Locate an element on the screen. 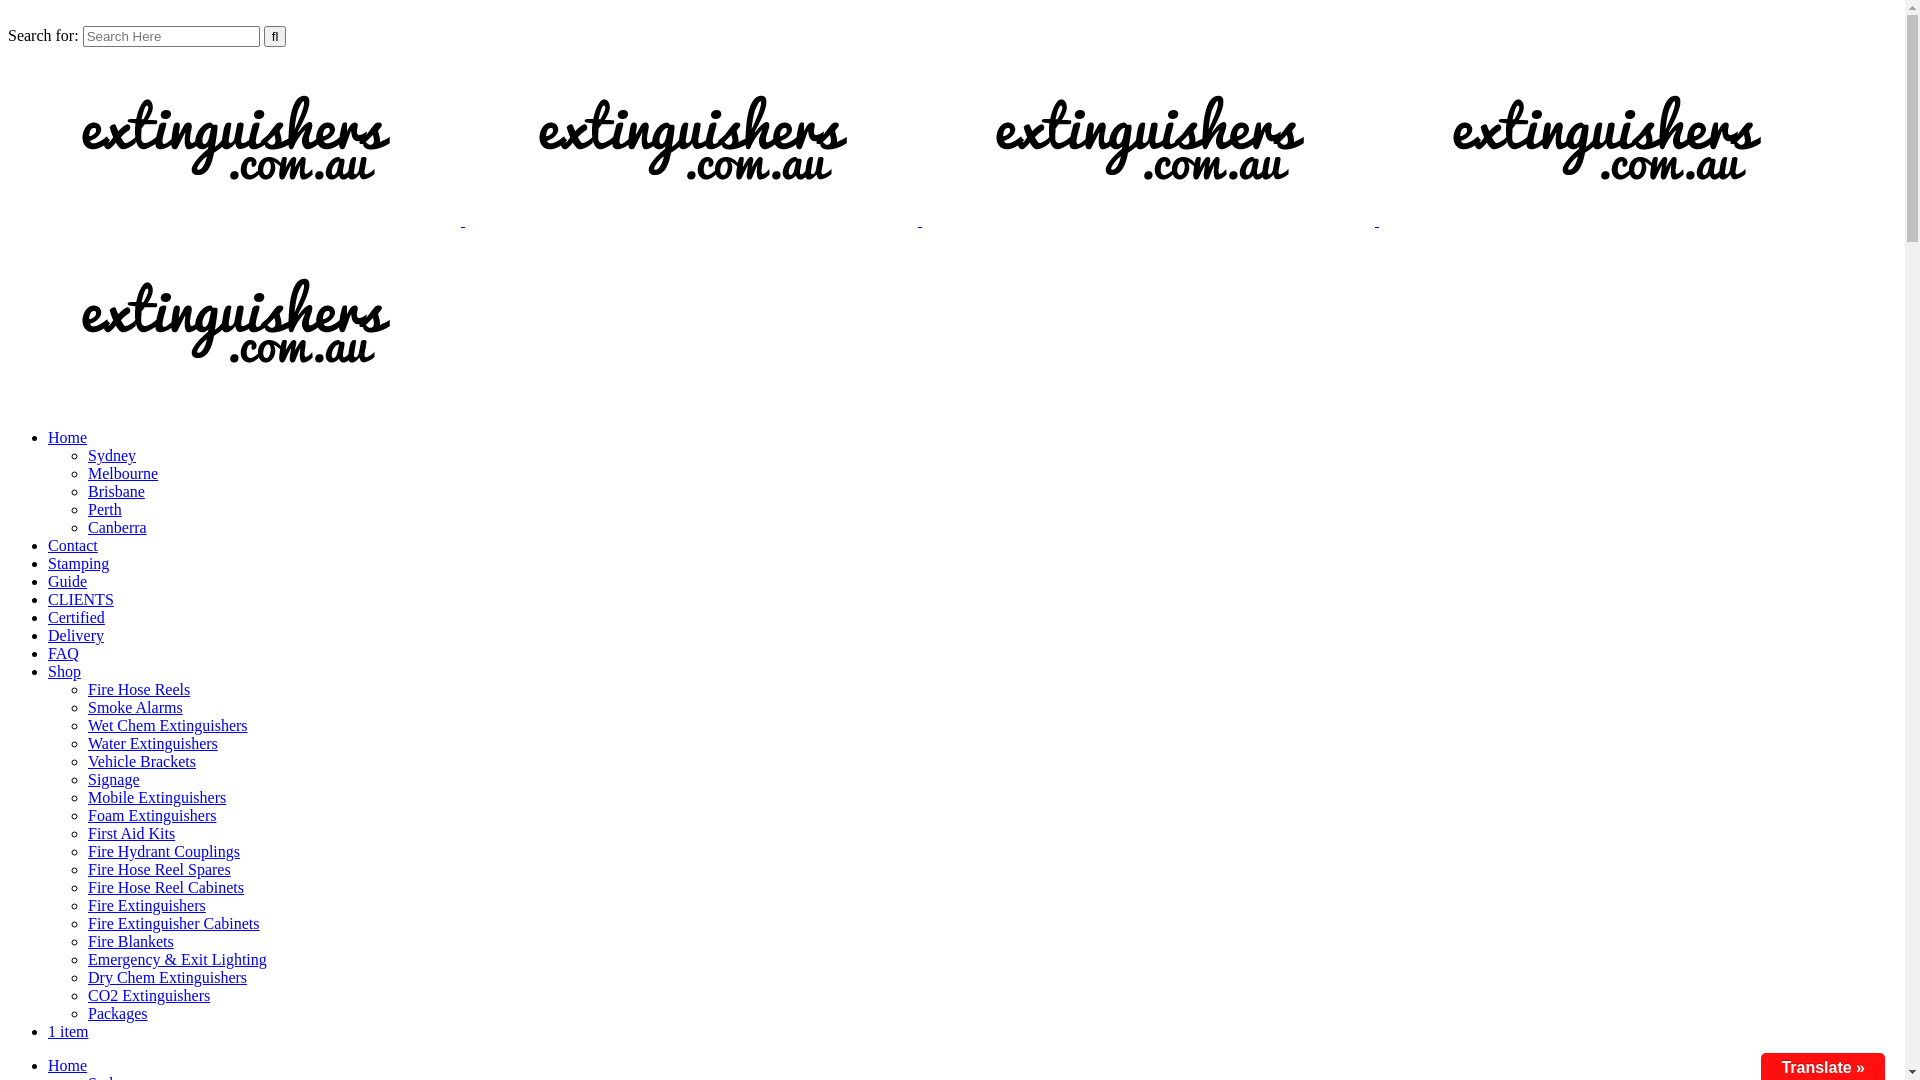 This screenshot has width=1920, height=1080. 'Sydney' is located at coordinates (110, 455).